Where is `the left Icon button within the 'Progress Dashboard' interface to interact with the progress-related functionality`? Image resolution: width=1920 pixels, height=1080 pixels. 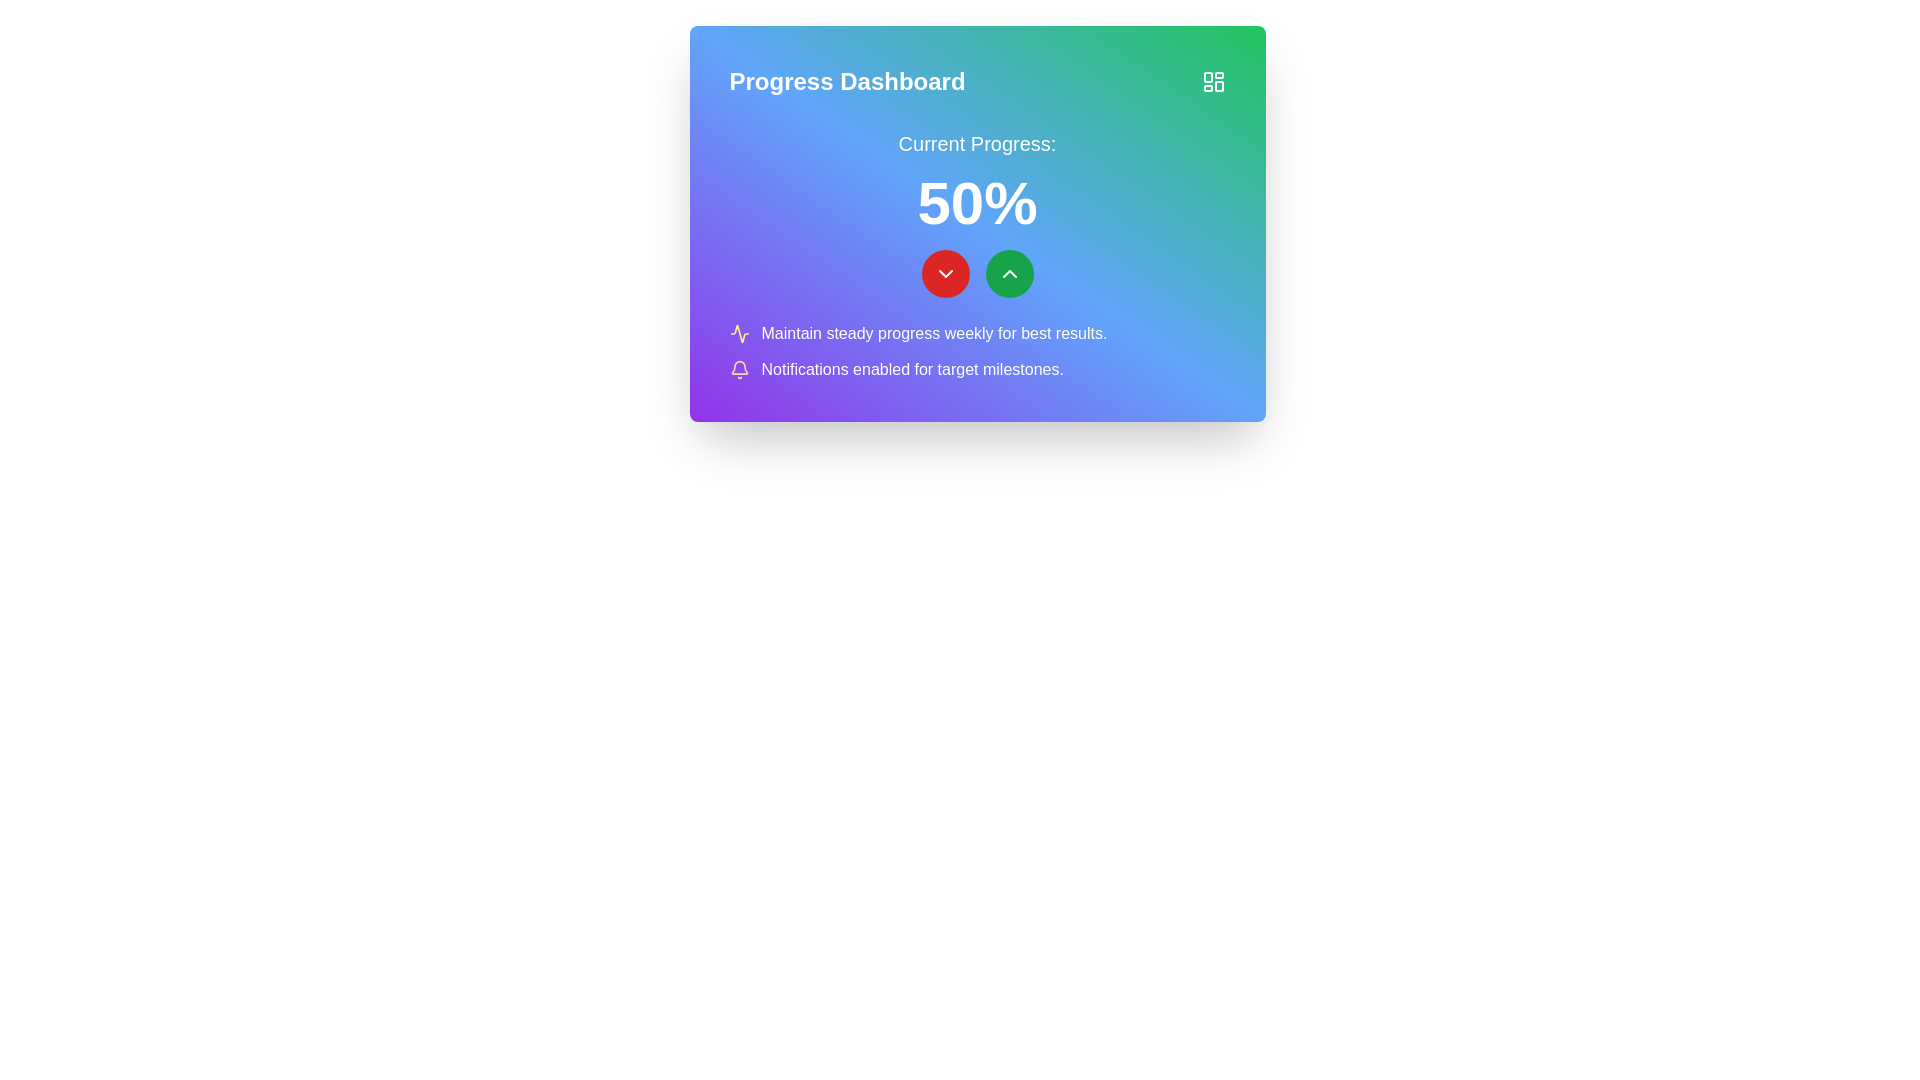
the left Icon button within the 'Progress Dashboard' interface to interact with the progress-related functionality is located at coordinates (944, 273).